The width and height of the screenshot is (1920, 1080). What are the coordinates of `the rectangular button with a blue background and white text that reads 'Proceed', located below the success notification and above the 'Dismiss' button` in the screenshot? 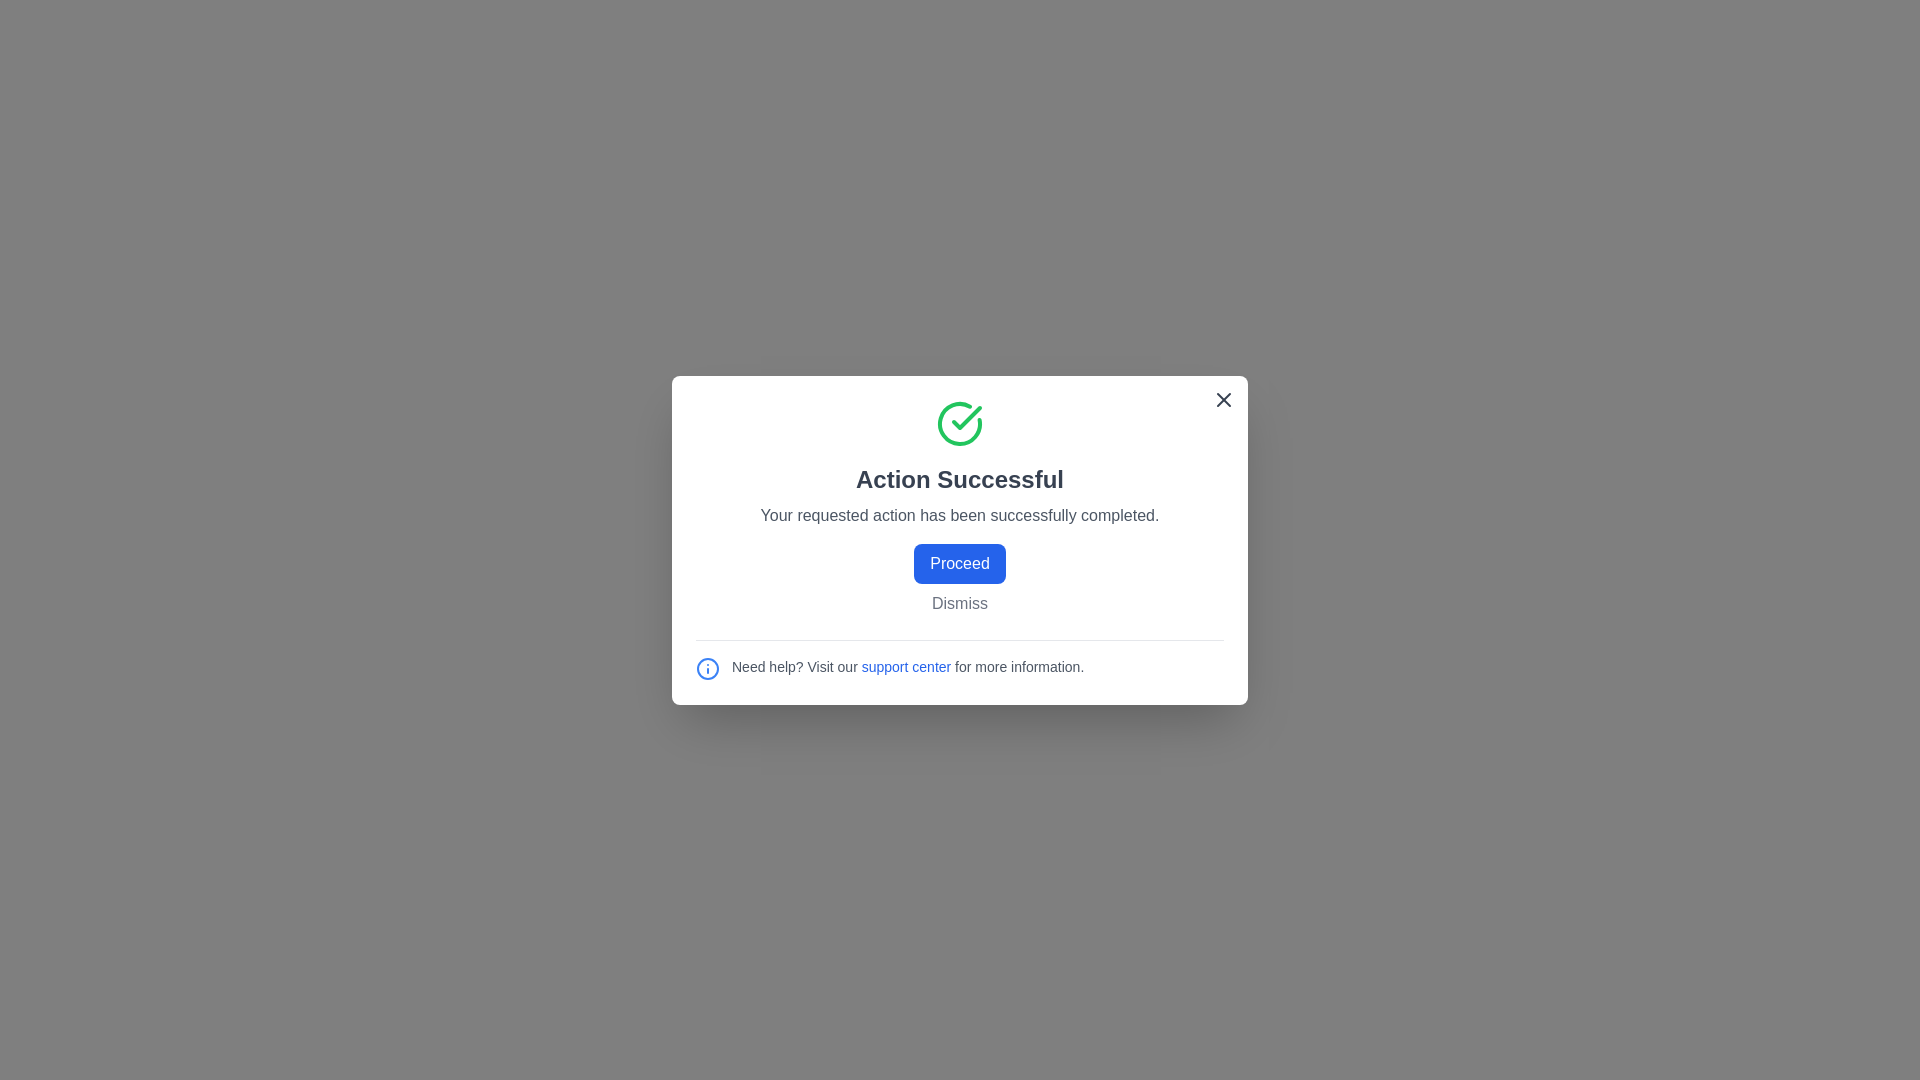 It's located at (960, 563).